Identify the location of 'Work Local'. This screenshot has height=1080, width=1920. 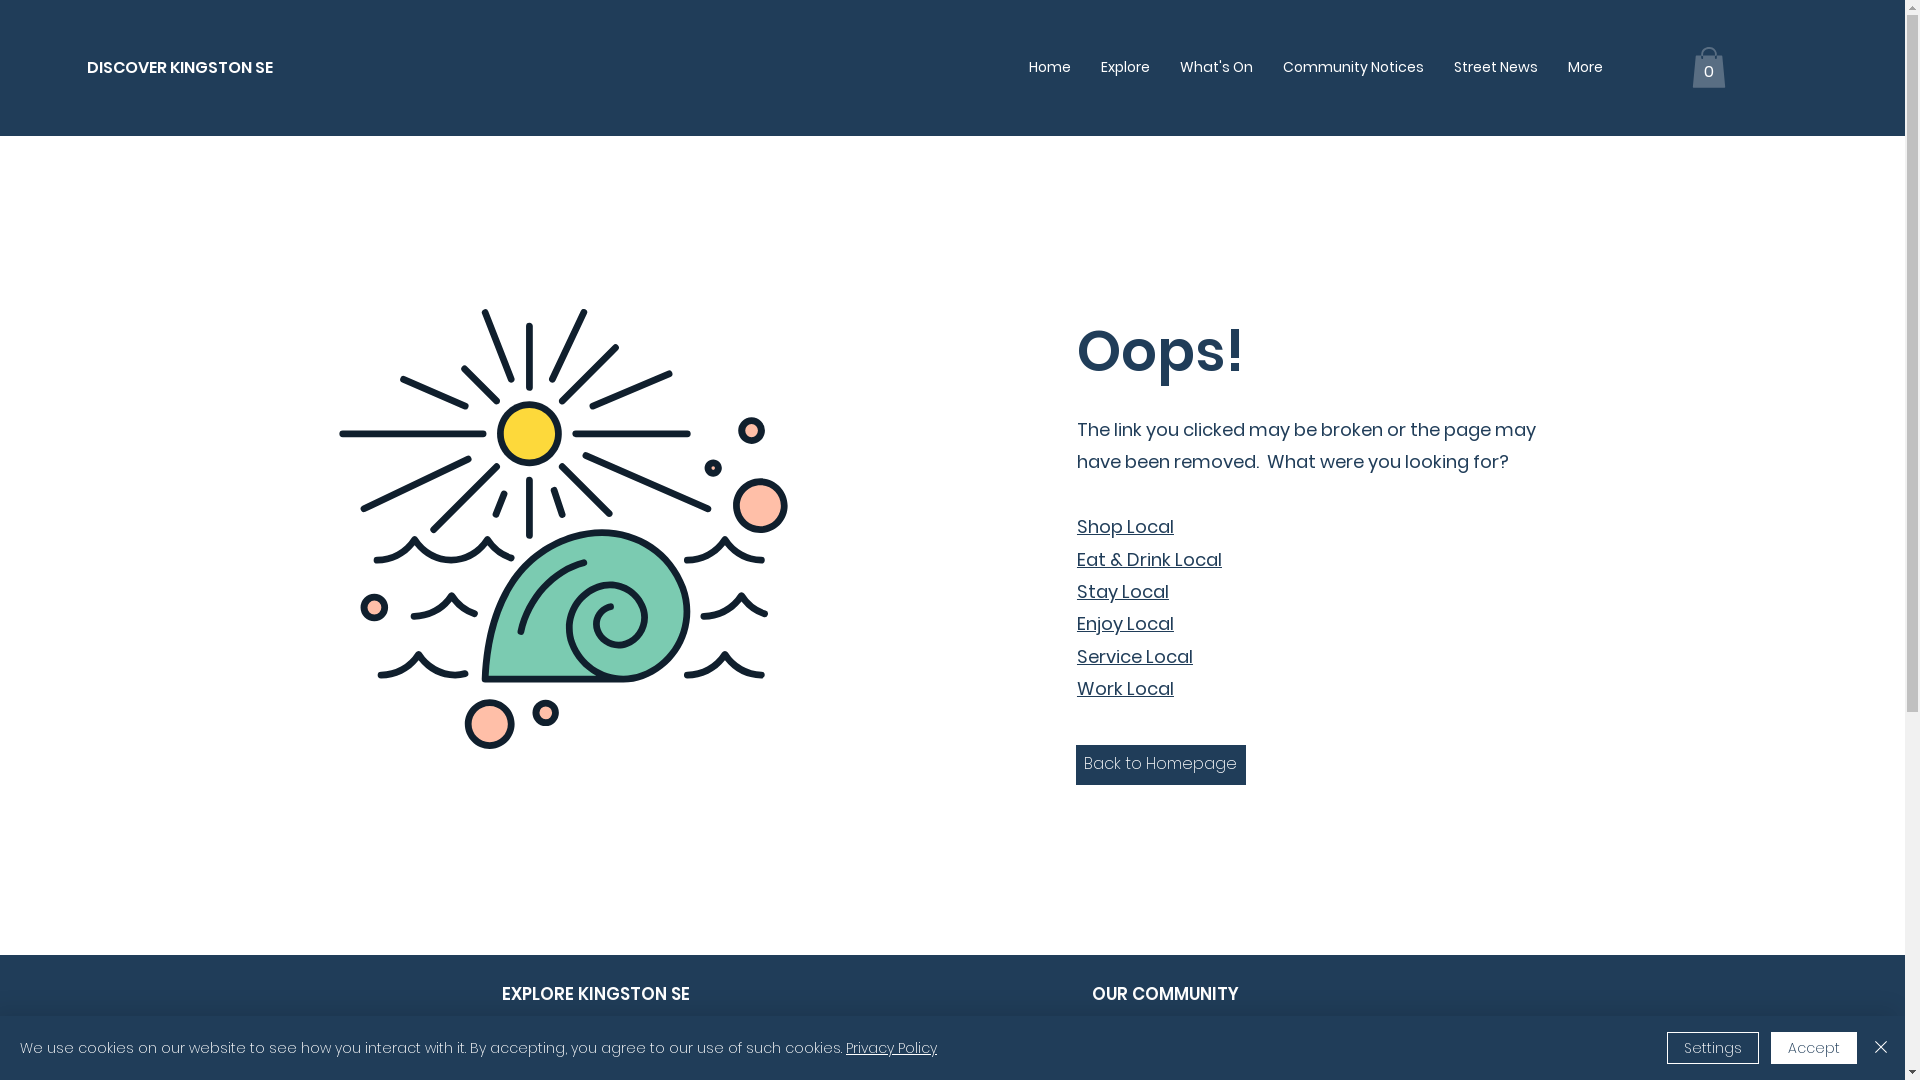
(1125, 687).